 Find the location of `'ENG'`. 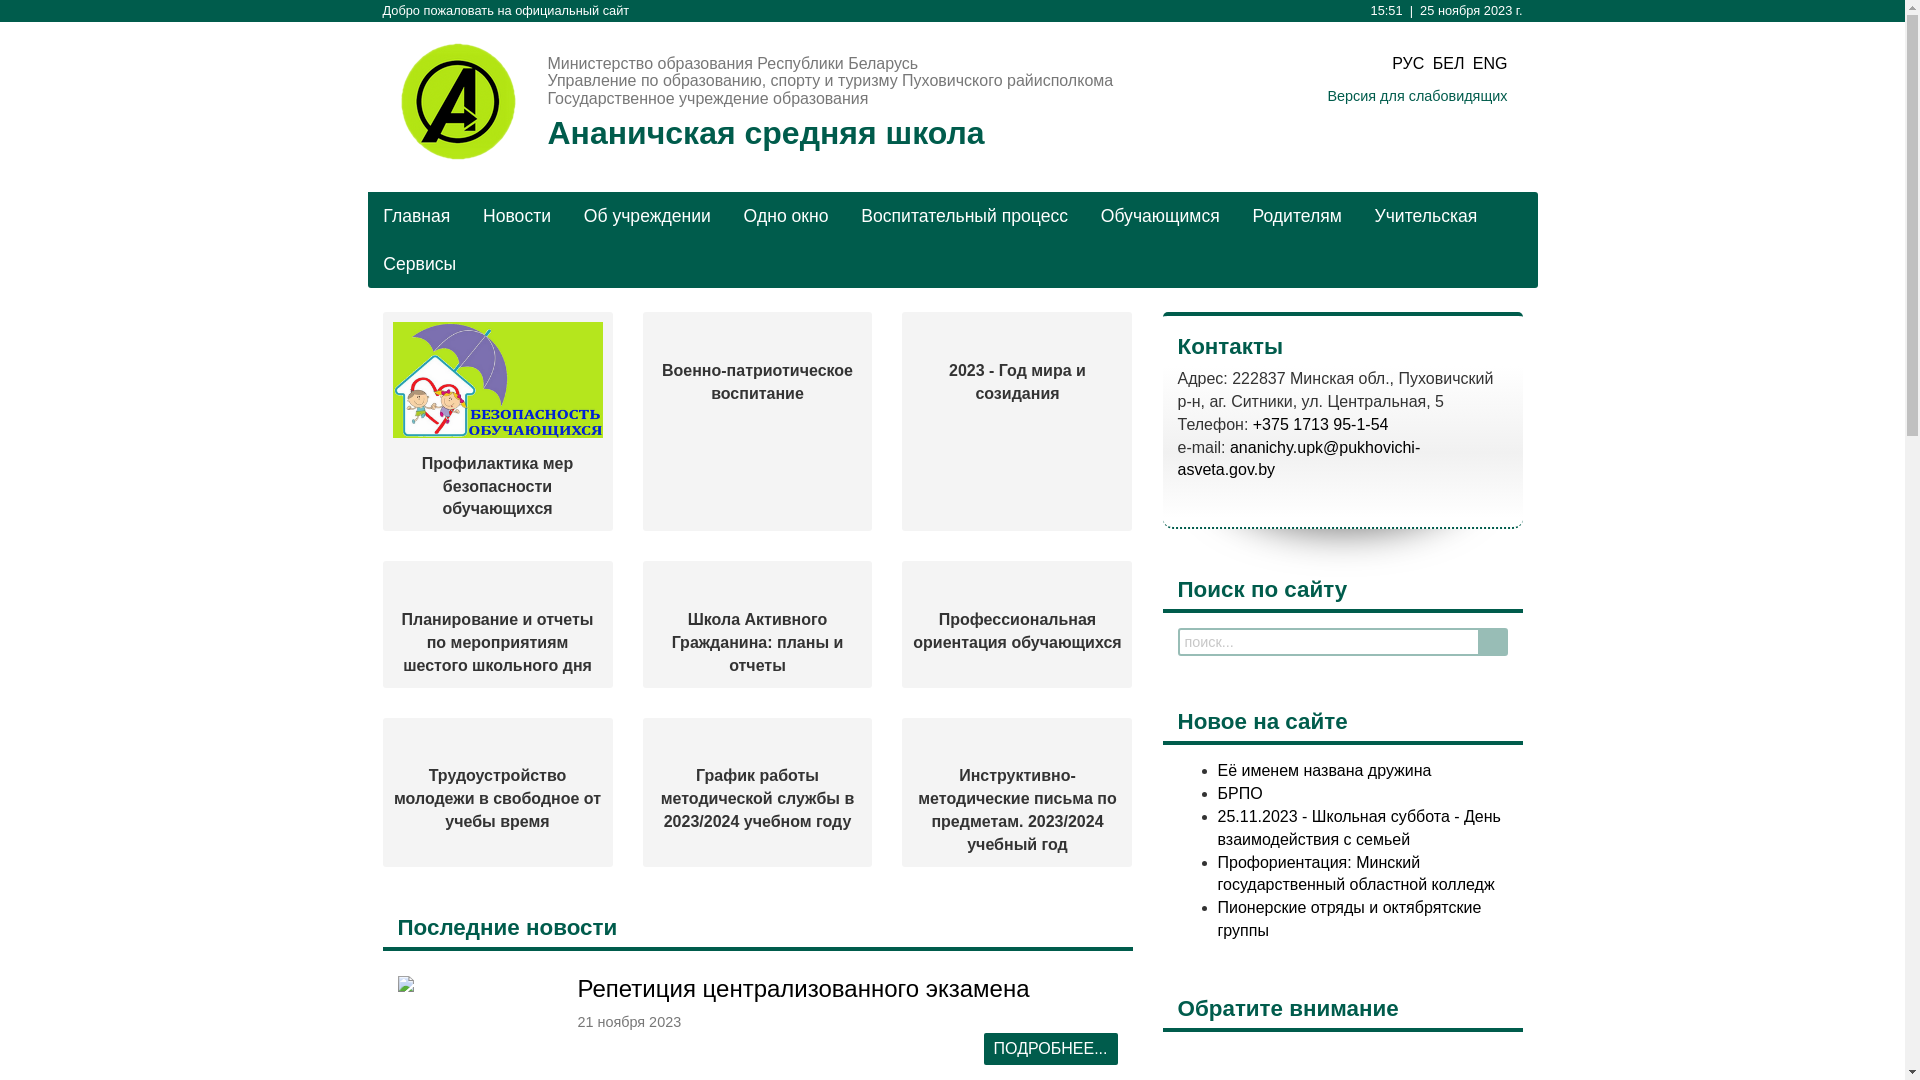

'ENG' is located at coordinates (1473, 63).